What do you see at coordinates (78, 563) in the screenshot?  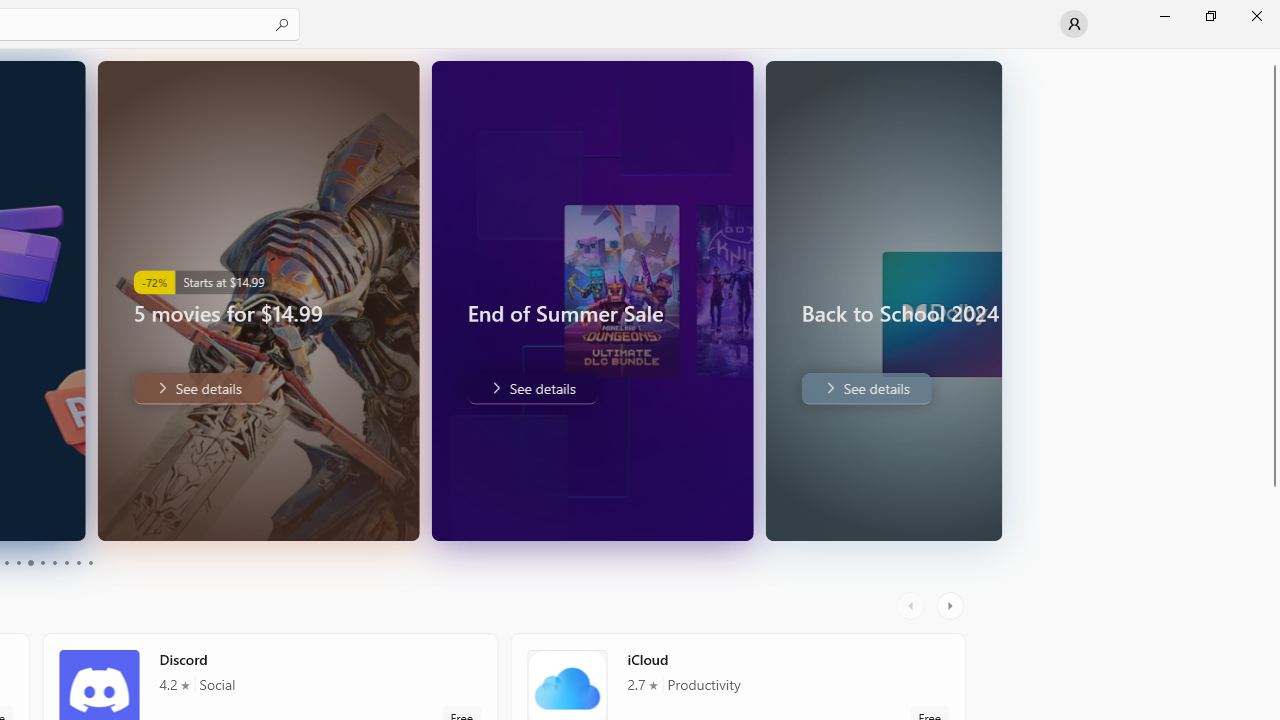 I see `'Page 9'` at bounding box center [78, 563].